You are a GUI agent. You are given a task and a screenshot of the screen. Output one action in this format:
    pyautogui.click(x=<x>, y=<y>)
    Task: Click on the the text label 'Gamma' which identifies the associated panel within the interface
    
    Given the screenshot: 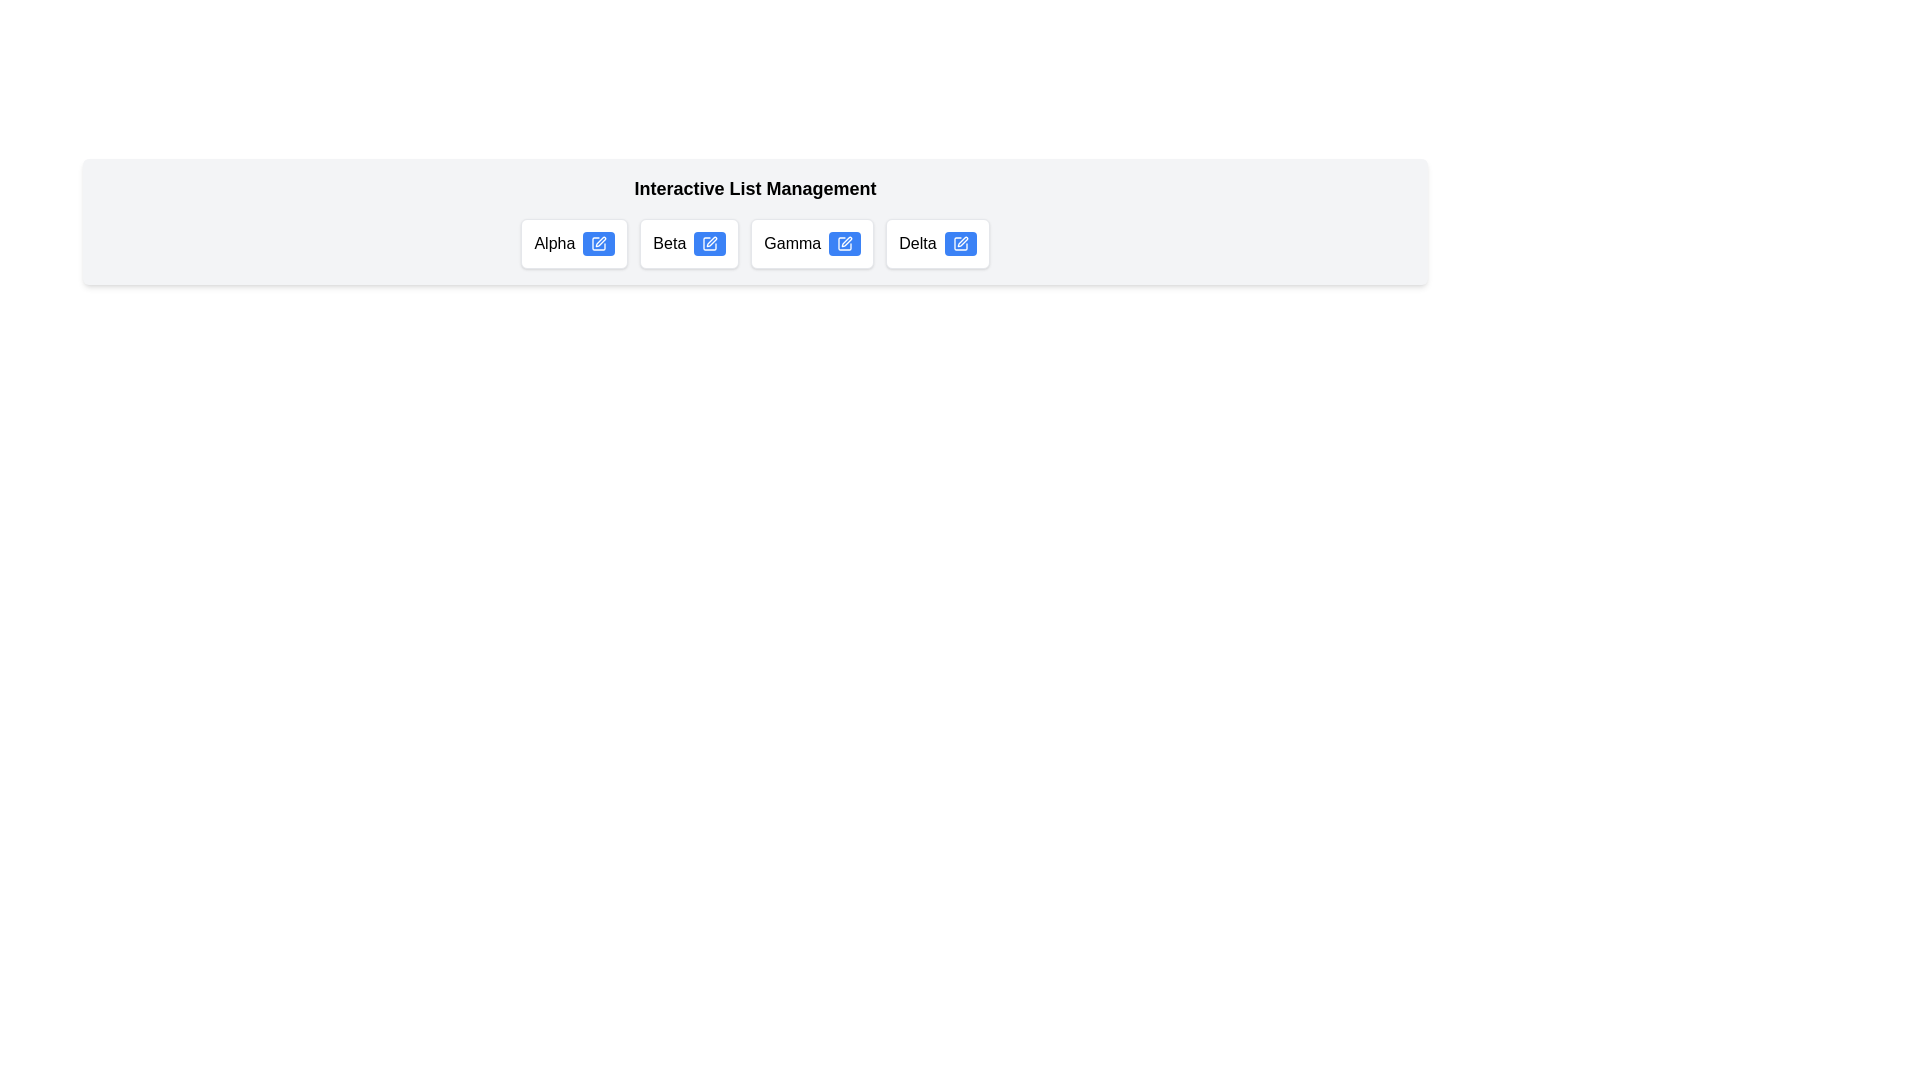 What is the action you would take?
    pyautogui.click(x=791, y=242)
    